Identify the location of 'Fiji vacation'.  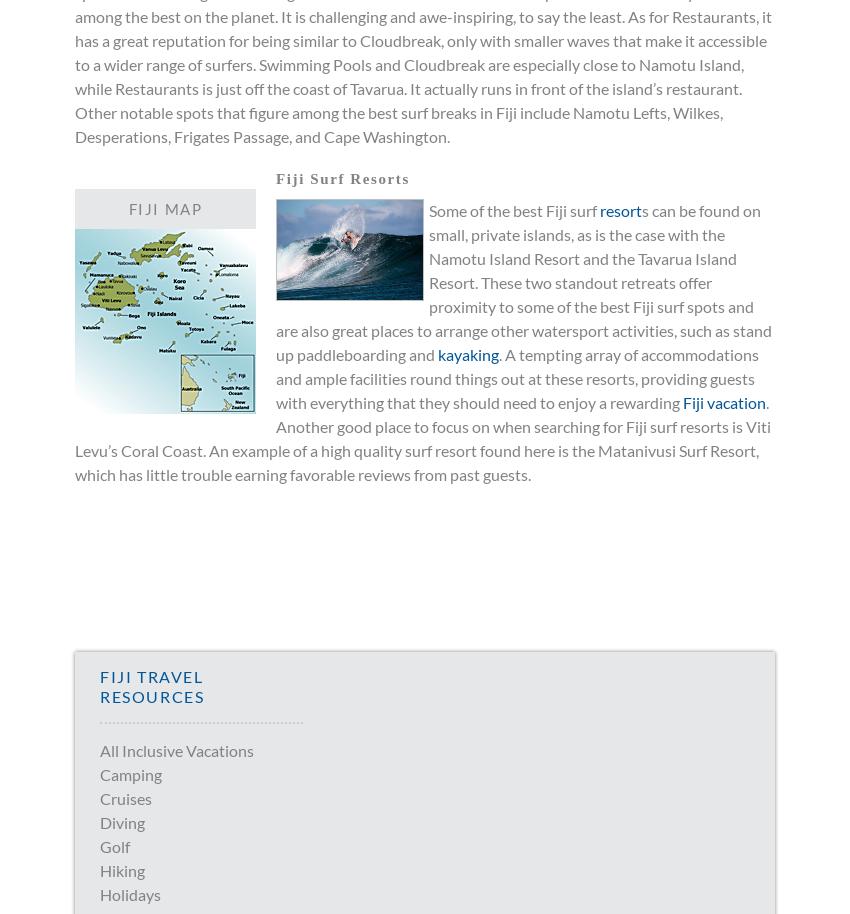
(681, 402).